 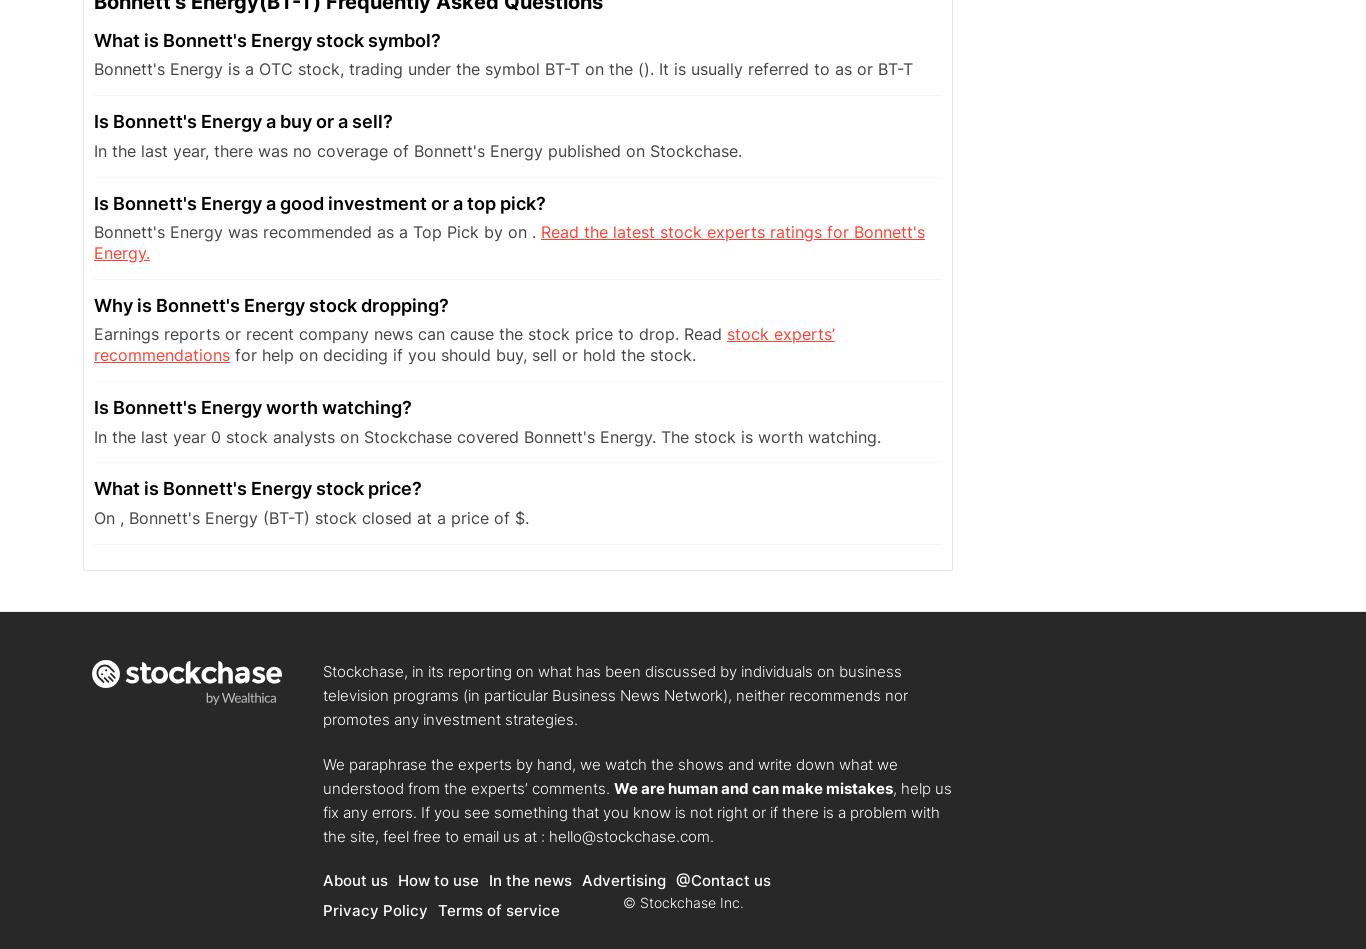 What do you see at coordinates (673, 878) in the screenshot?
I see `'@Contact us'` at bounding box center [673, 878].